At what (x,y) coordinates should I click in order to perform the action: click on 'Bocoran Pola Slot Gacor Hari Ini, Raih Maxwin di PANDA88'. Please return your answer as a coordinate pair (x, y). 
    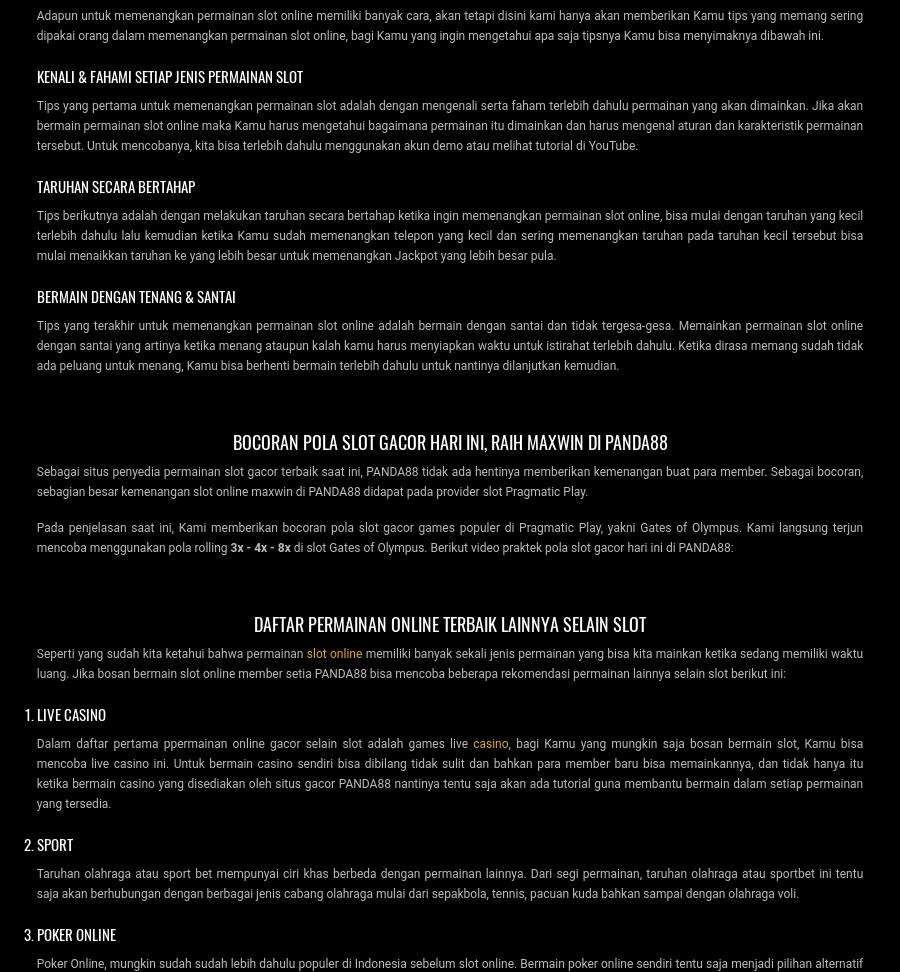
    Looking at the image, I should click on (231, 439).